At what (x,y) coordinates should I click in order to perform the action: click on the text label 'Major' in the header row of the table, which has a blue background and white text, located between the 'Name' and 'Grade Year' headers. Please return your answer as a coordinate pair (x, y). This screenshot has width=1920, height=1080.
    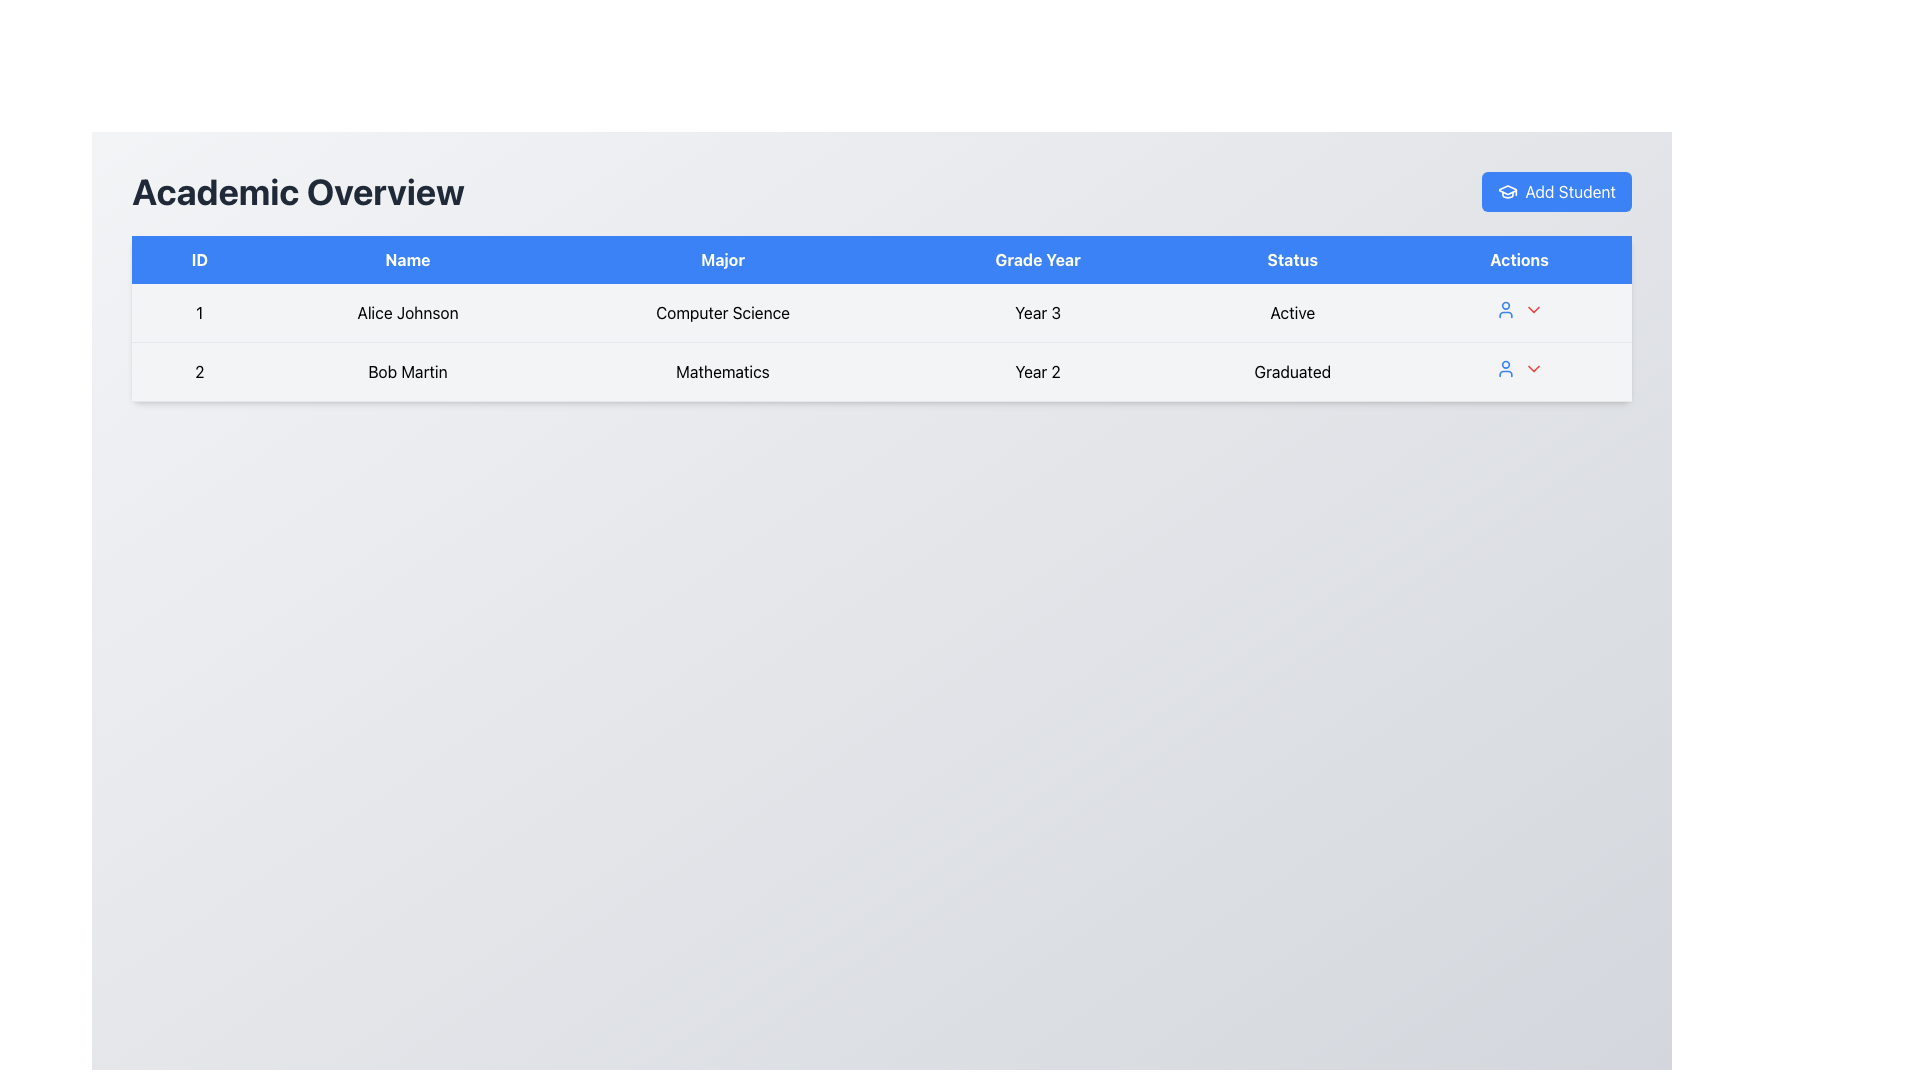
    Looking at the image, I should click on (722, 258).